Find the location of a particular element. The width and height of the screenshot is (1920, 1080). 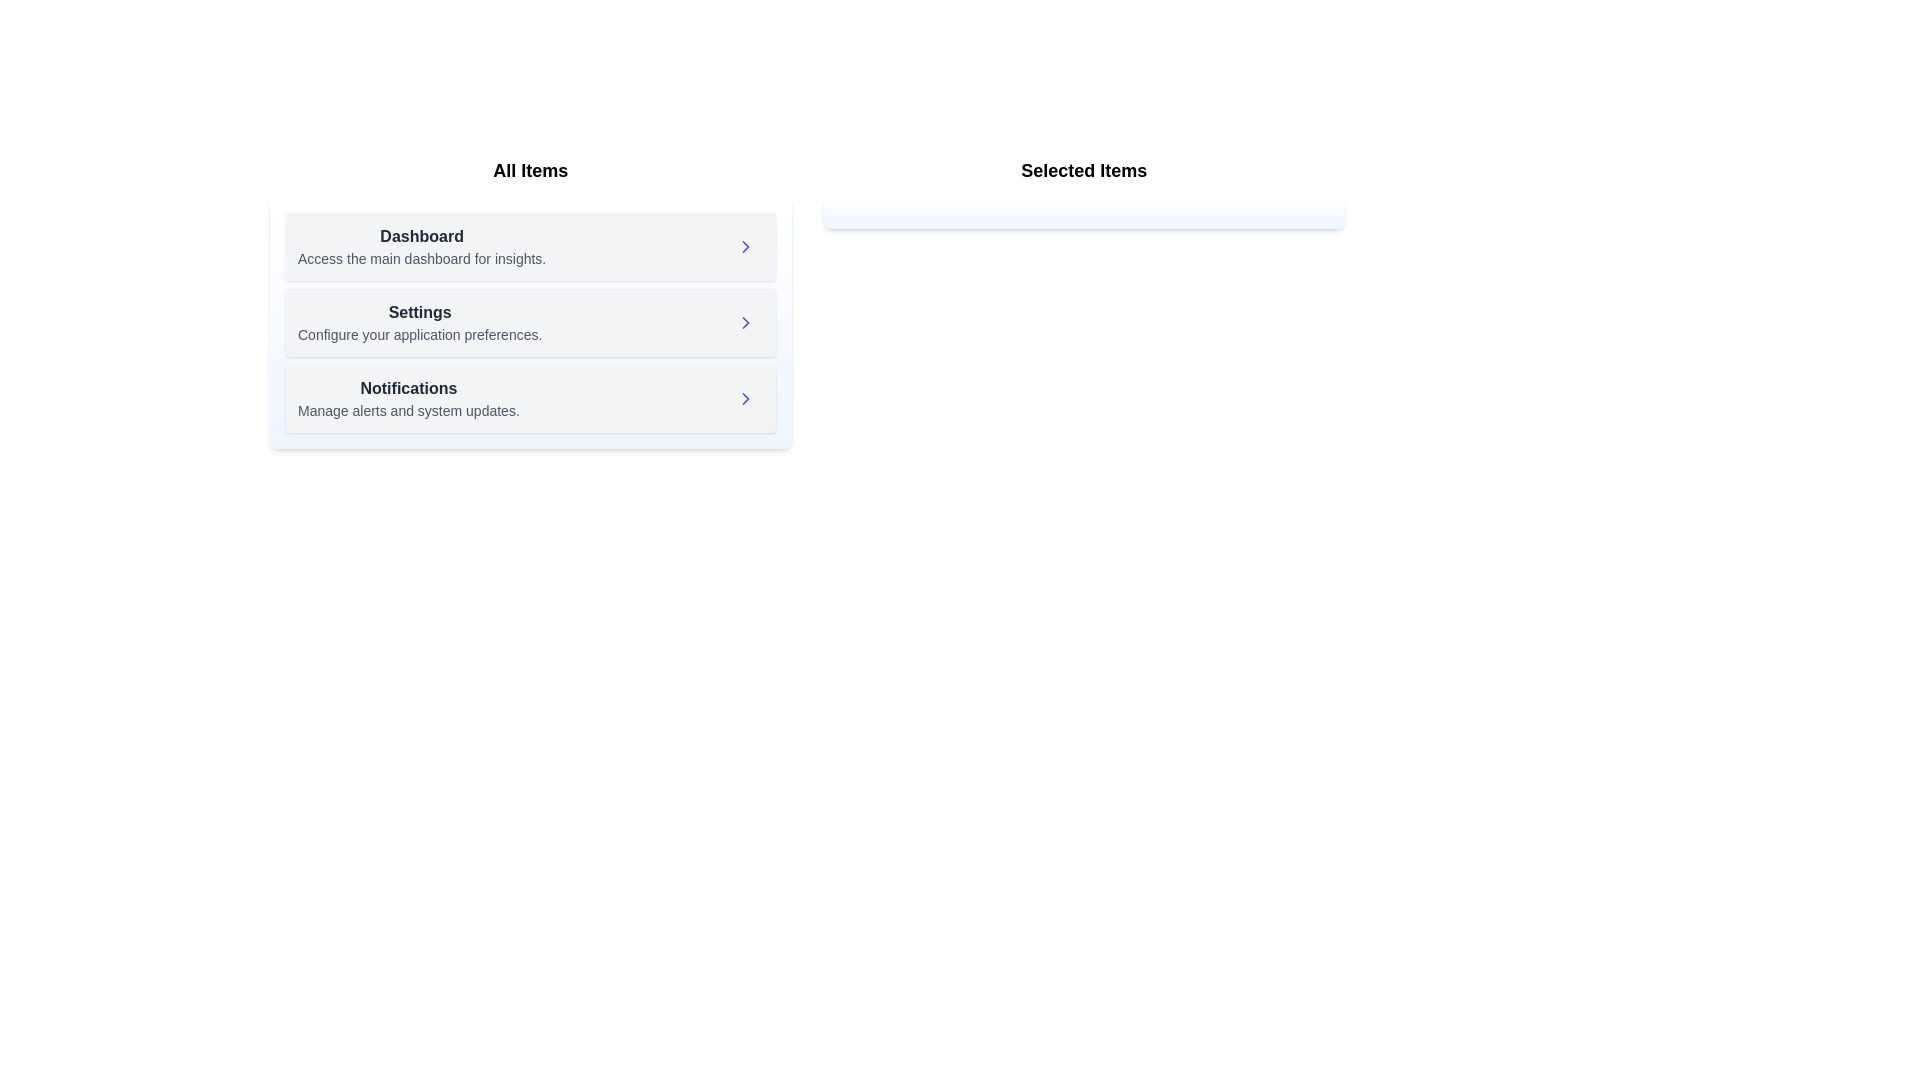

the item Settings to highlight it is located at coordinates (419, 322).